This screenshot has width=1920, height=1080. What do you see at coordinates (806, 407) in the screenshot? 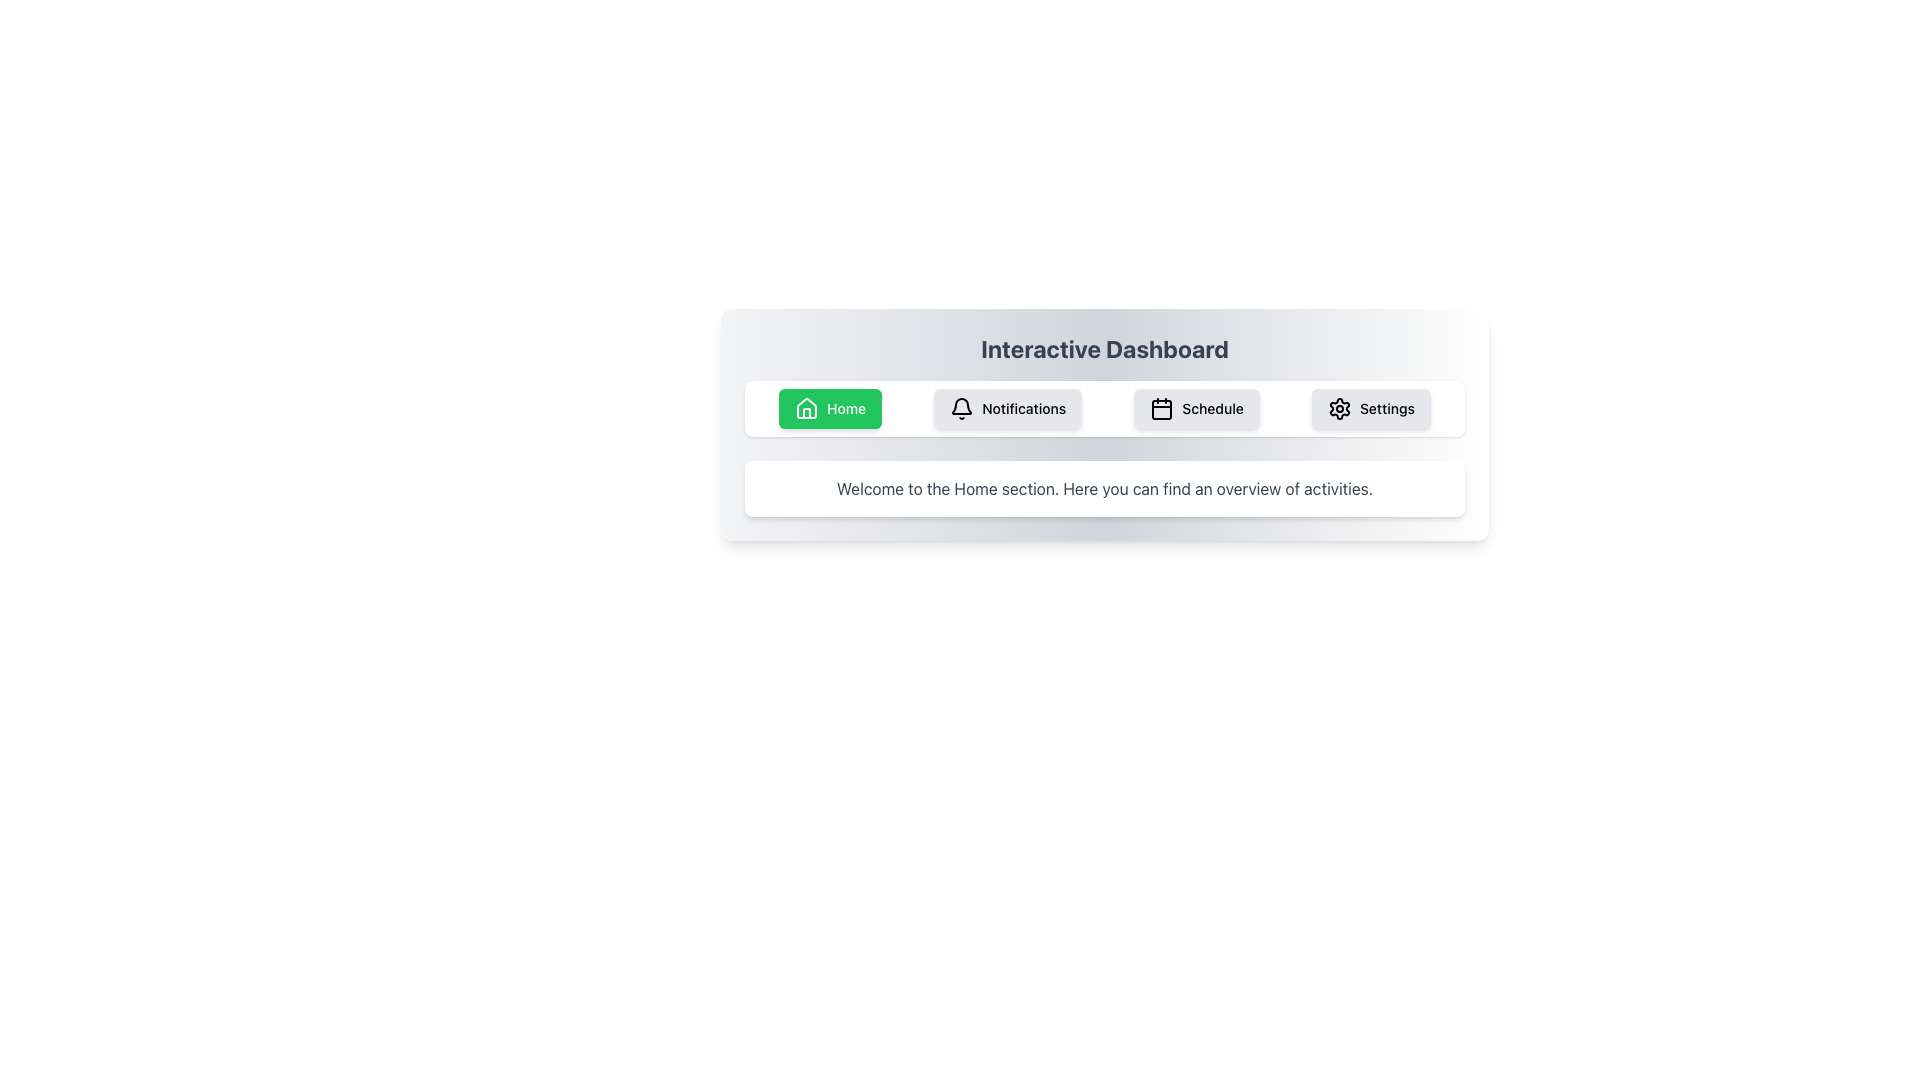
I see `the house icon located in the leftmost section of the navigation bar` at bounding box center [806, 407].